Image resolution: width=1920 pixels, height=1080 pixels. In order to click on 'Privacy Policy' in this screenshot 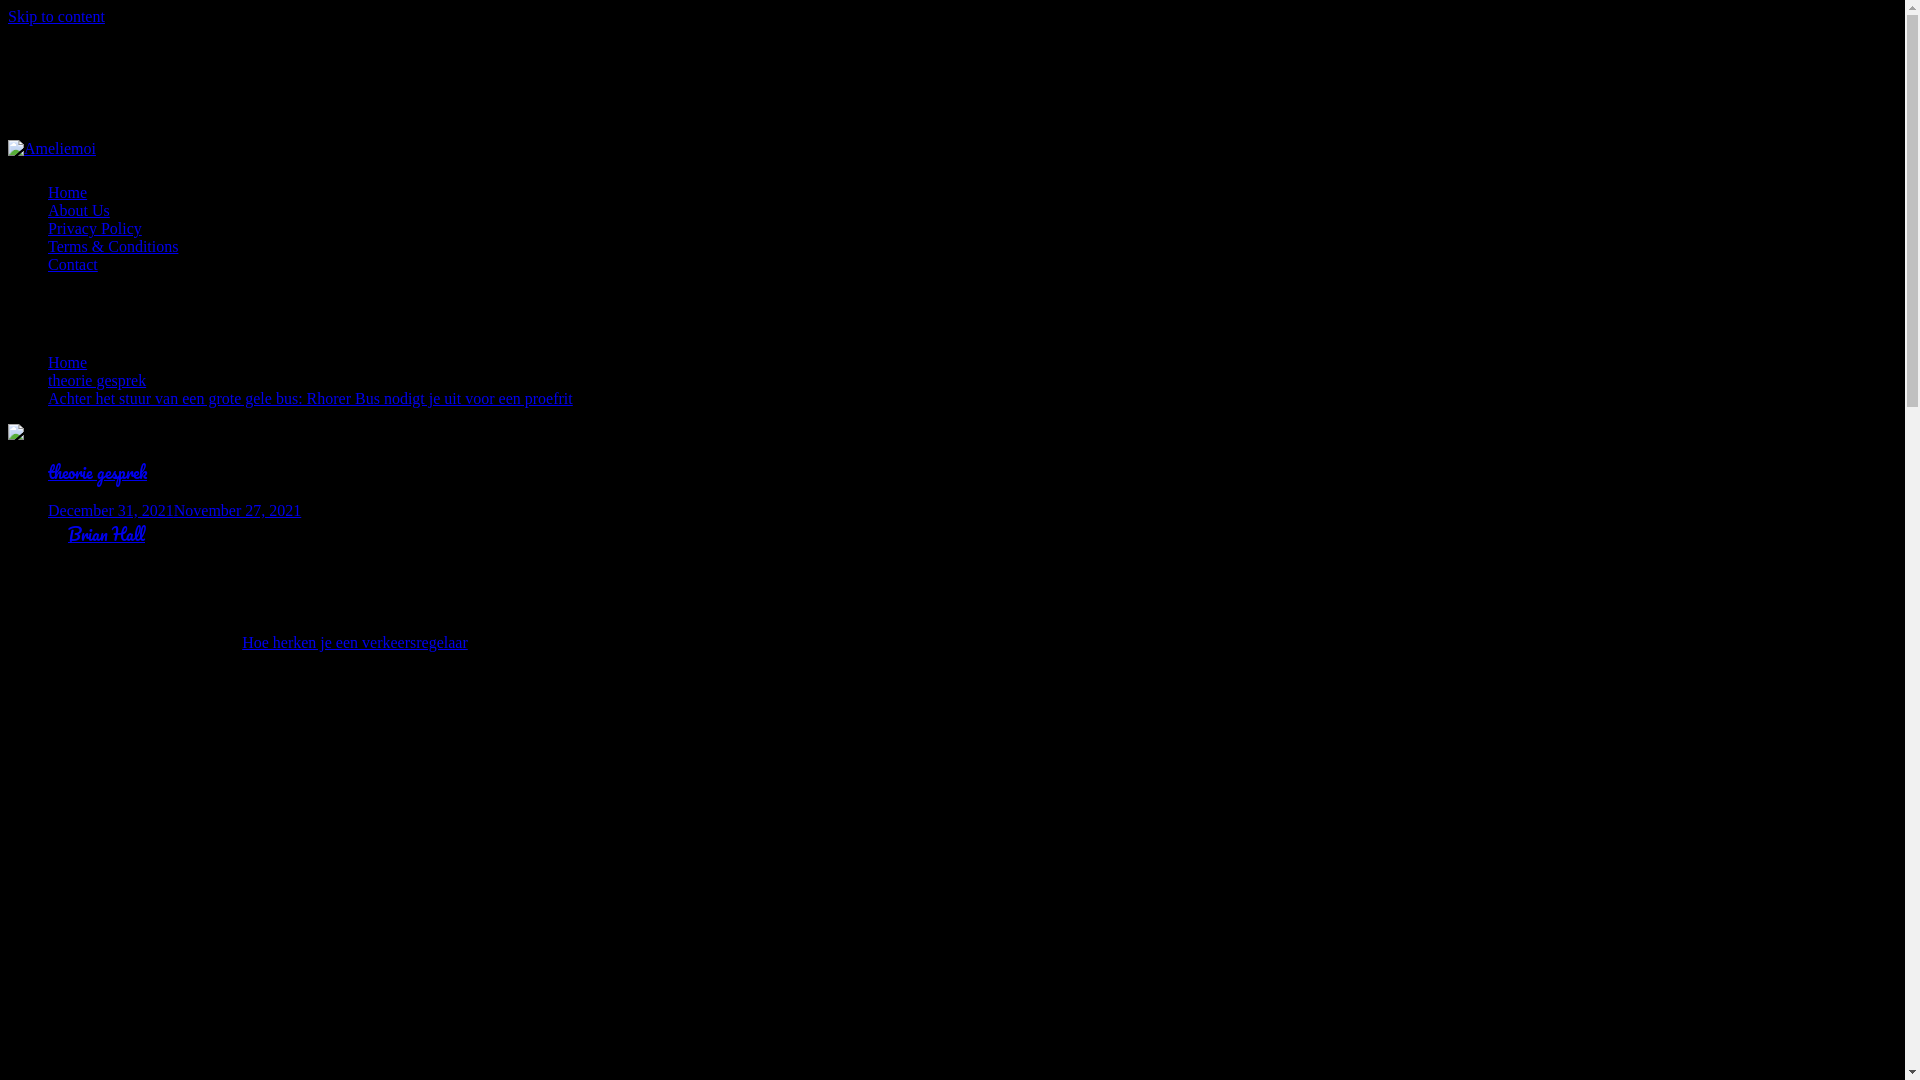, I will do `click(94, 227)`.